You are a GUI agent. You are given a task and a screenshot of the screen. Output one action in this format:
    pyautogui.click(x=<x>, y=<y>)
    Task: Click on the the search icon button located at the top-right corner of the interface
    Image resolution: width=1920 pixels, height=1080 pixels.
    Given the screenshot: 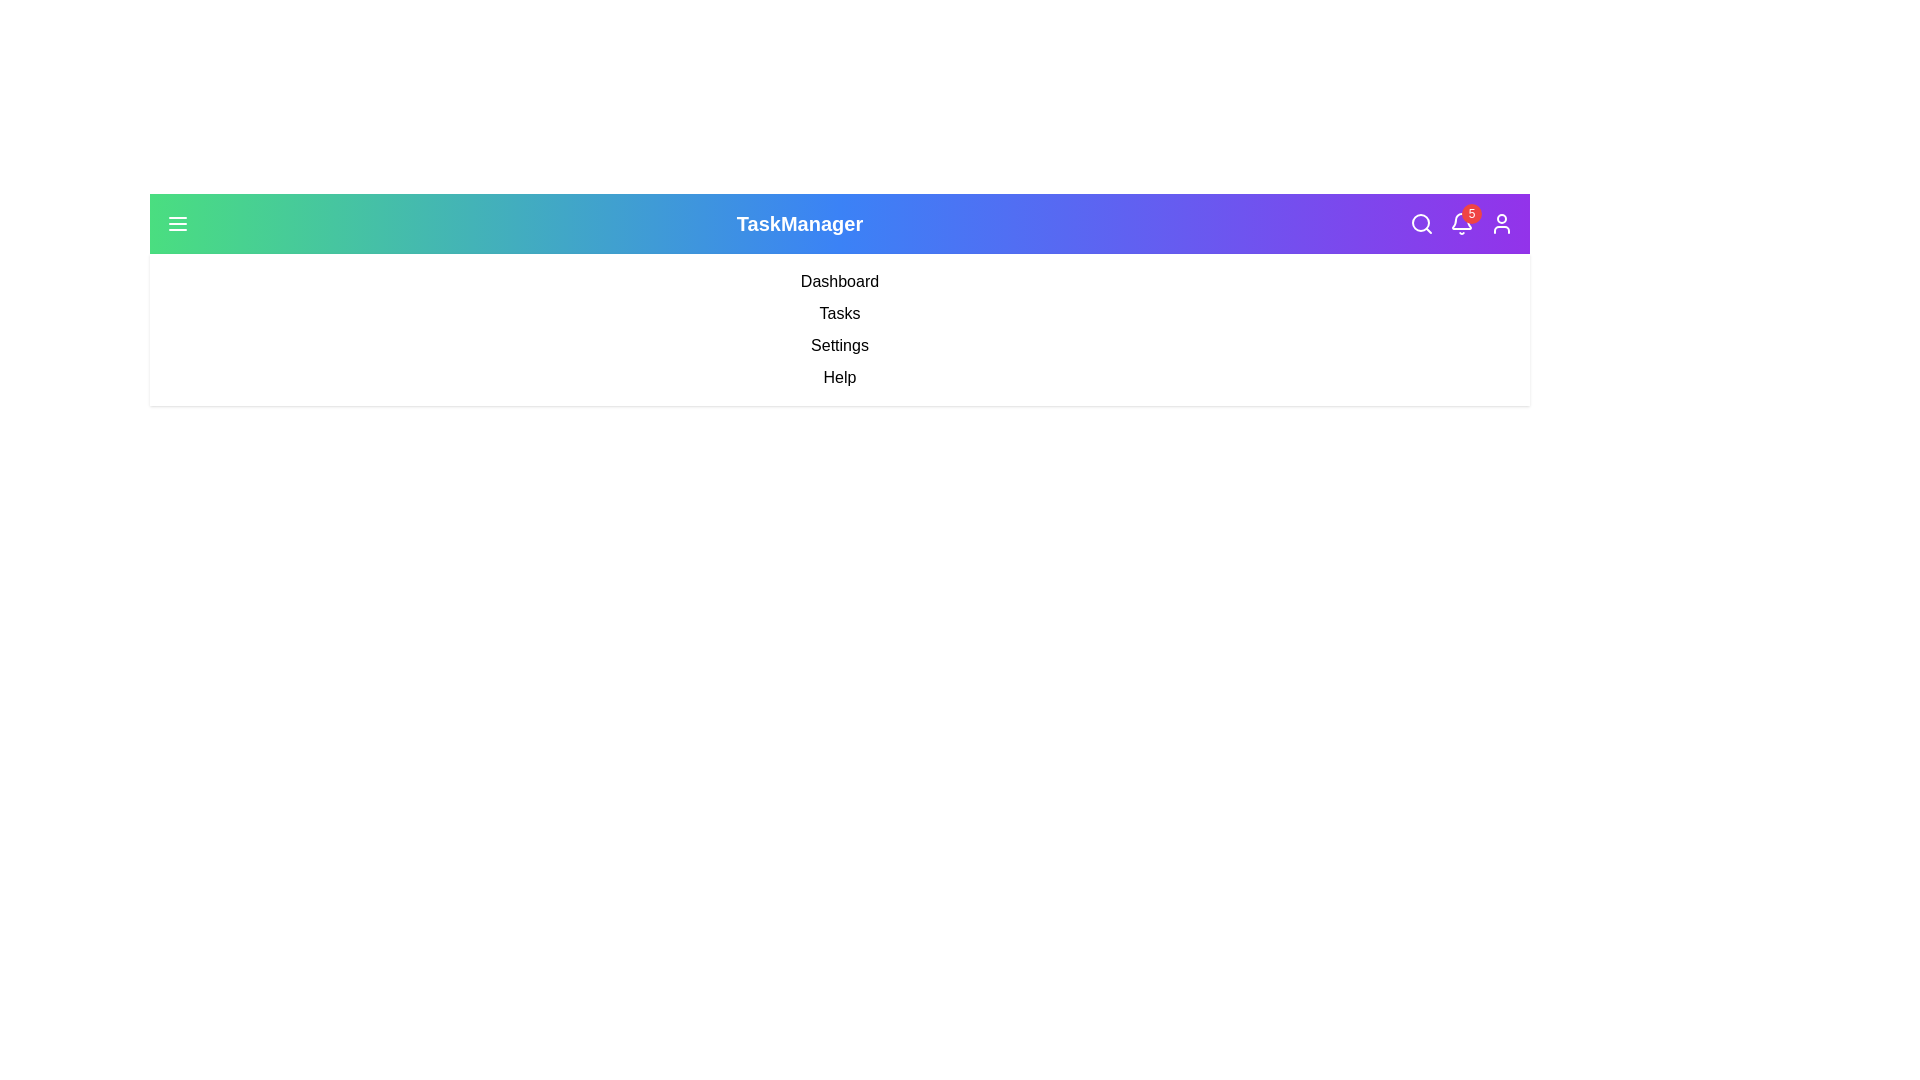 What is the action you would take?
    pyautogui.click(x=1420, y=223)
    